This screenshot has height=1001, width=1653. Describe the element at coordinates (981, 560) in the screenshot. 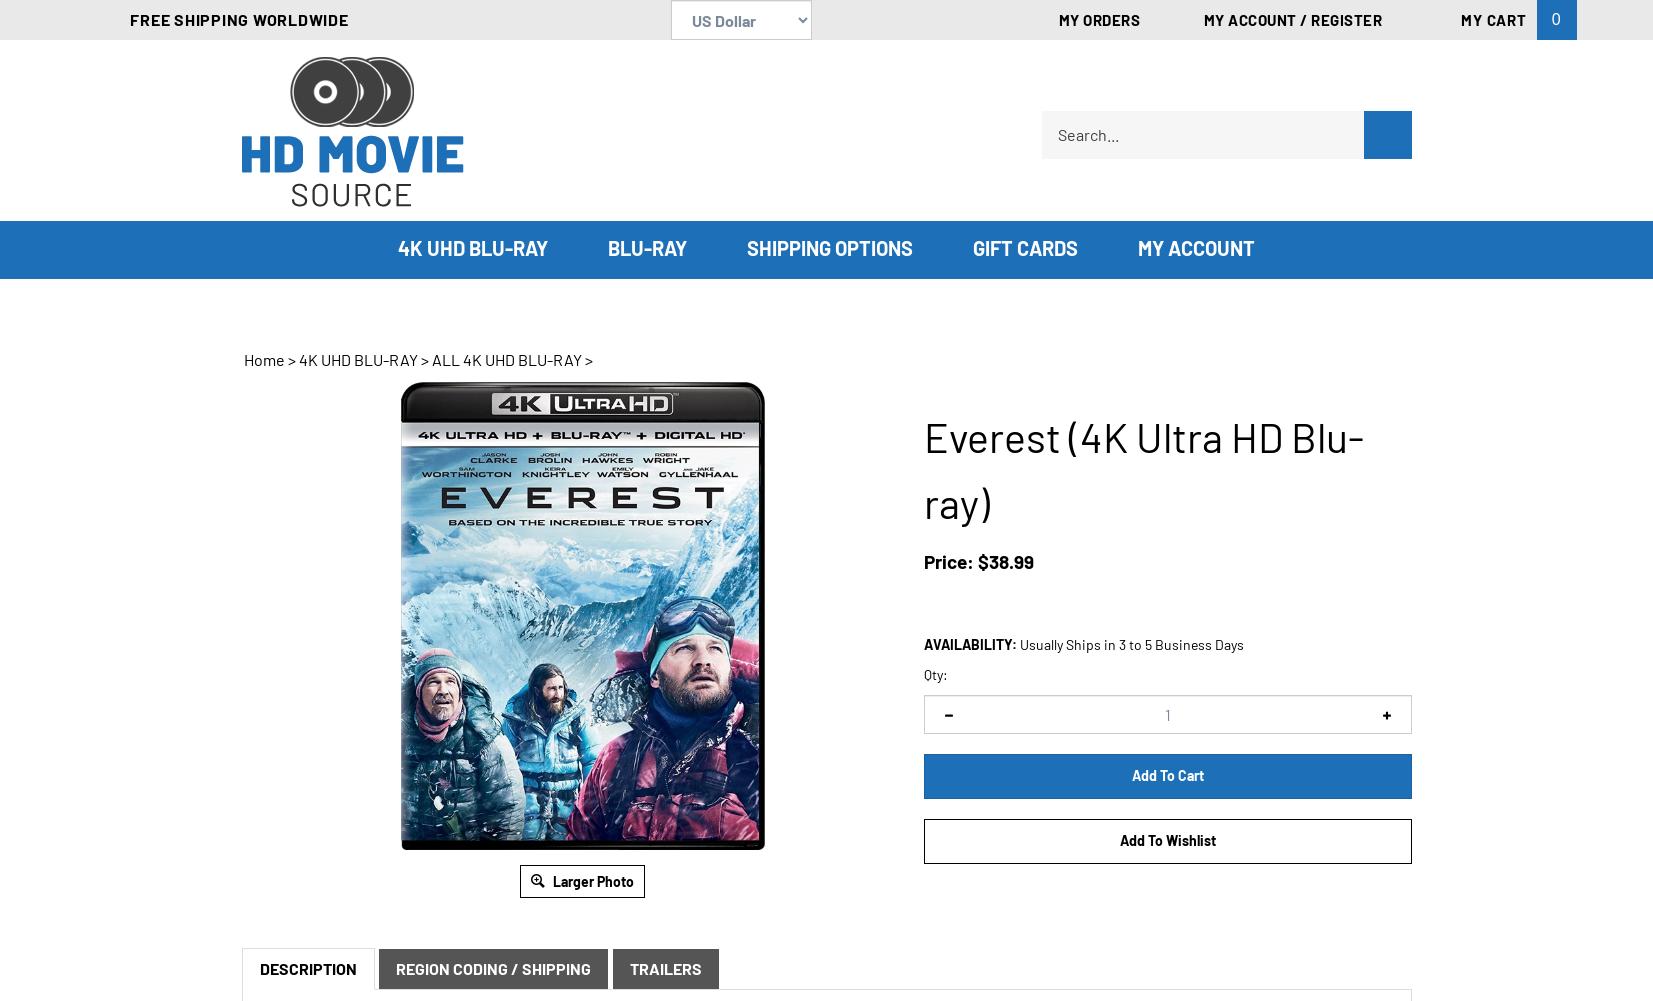

I see `'$'` at that location.